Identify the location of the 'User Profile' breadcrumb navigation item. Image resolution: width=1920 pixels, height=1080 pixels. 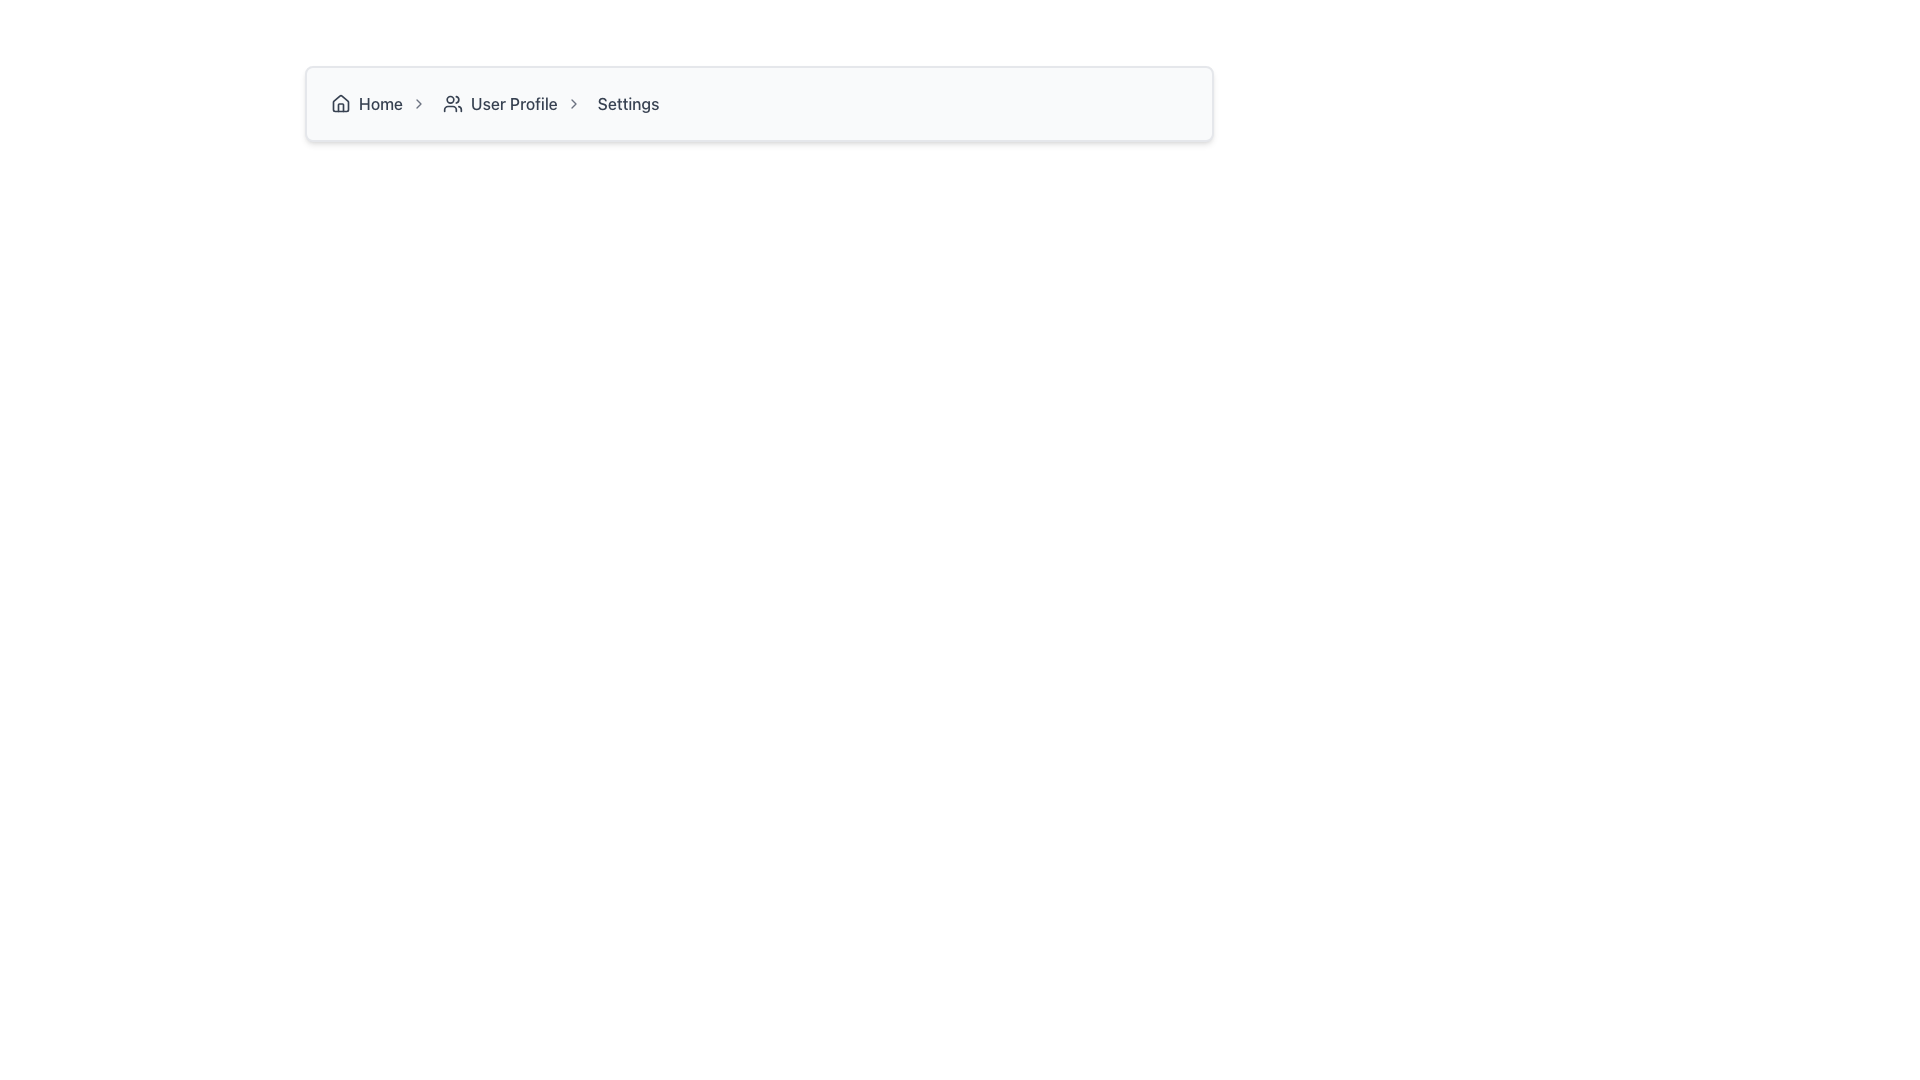
(512, 104).